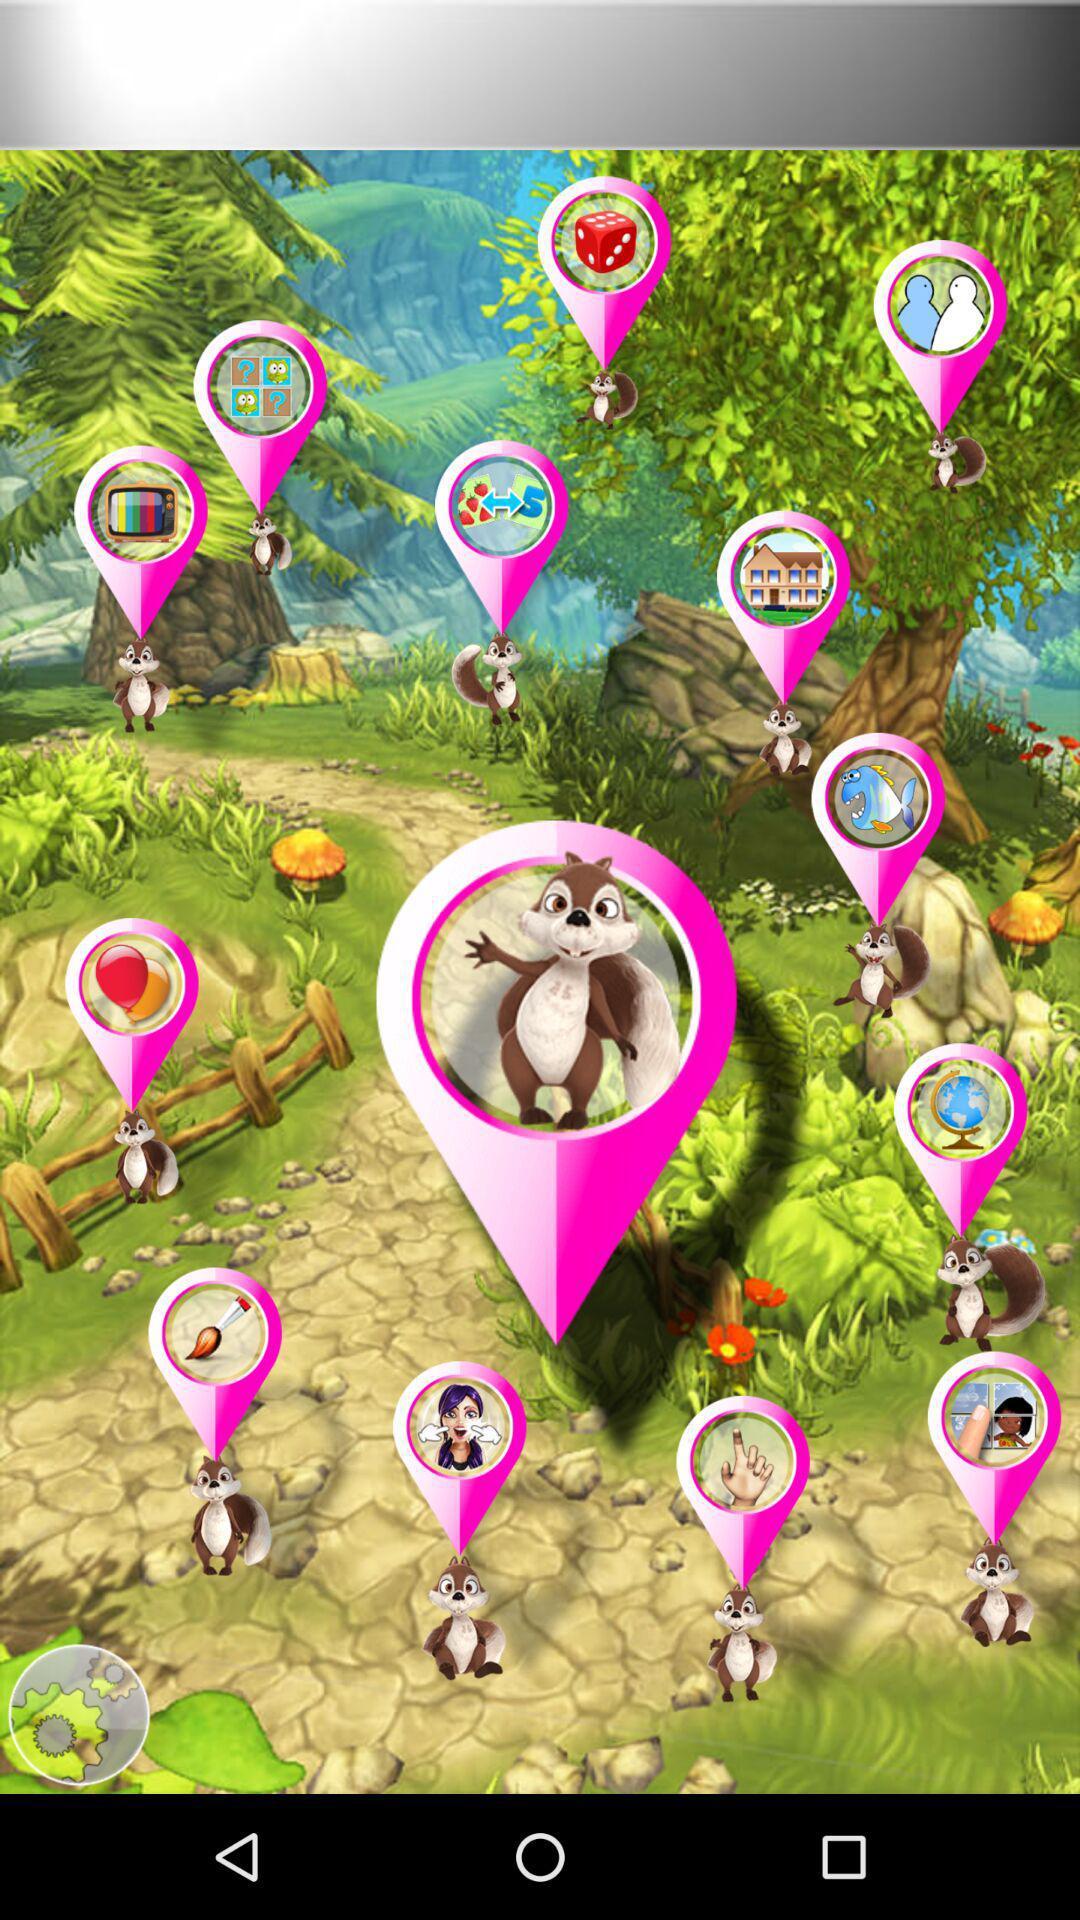 The width and height of the screenshot is (1080, 1920). Describe the element at coordinates (255, 1431) in the screenshot. I see `open the game` at that location.